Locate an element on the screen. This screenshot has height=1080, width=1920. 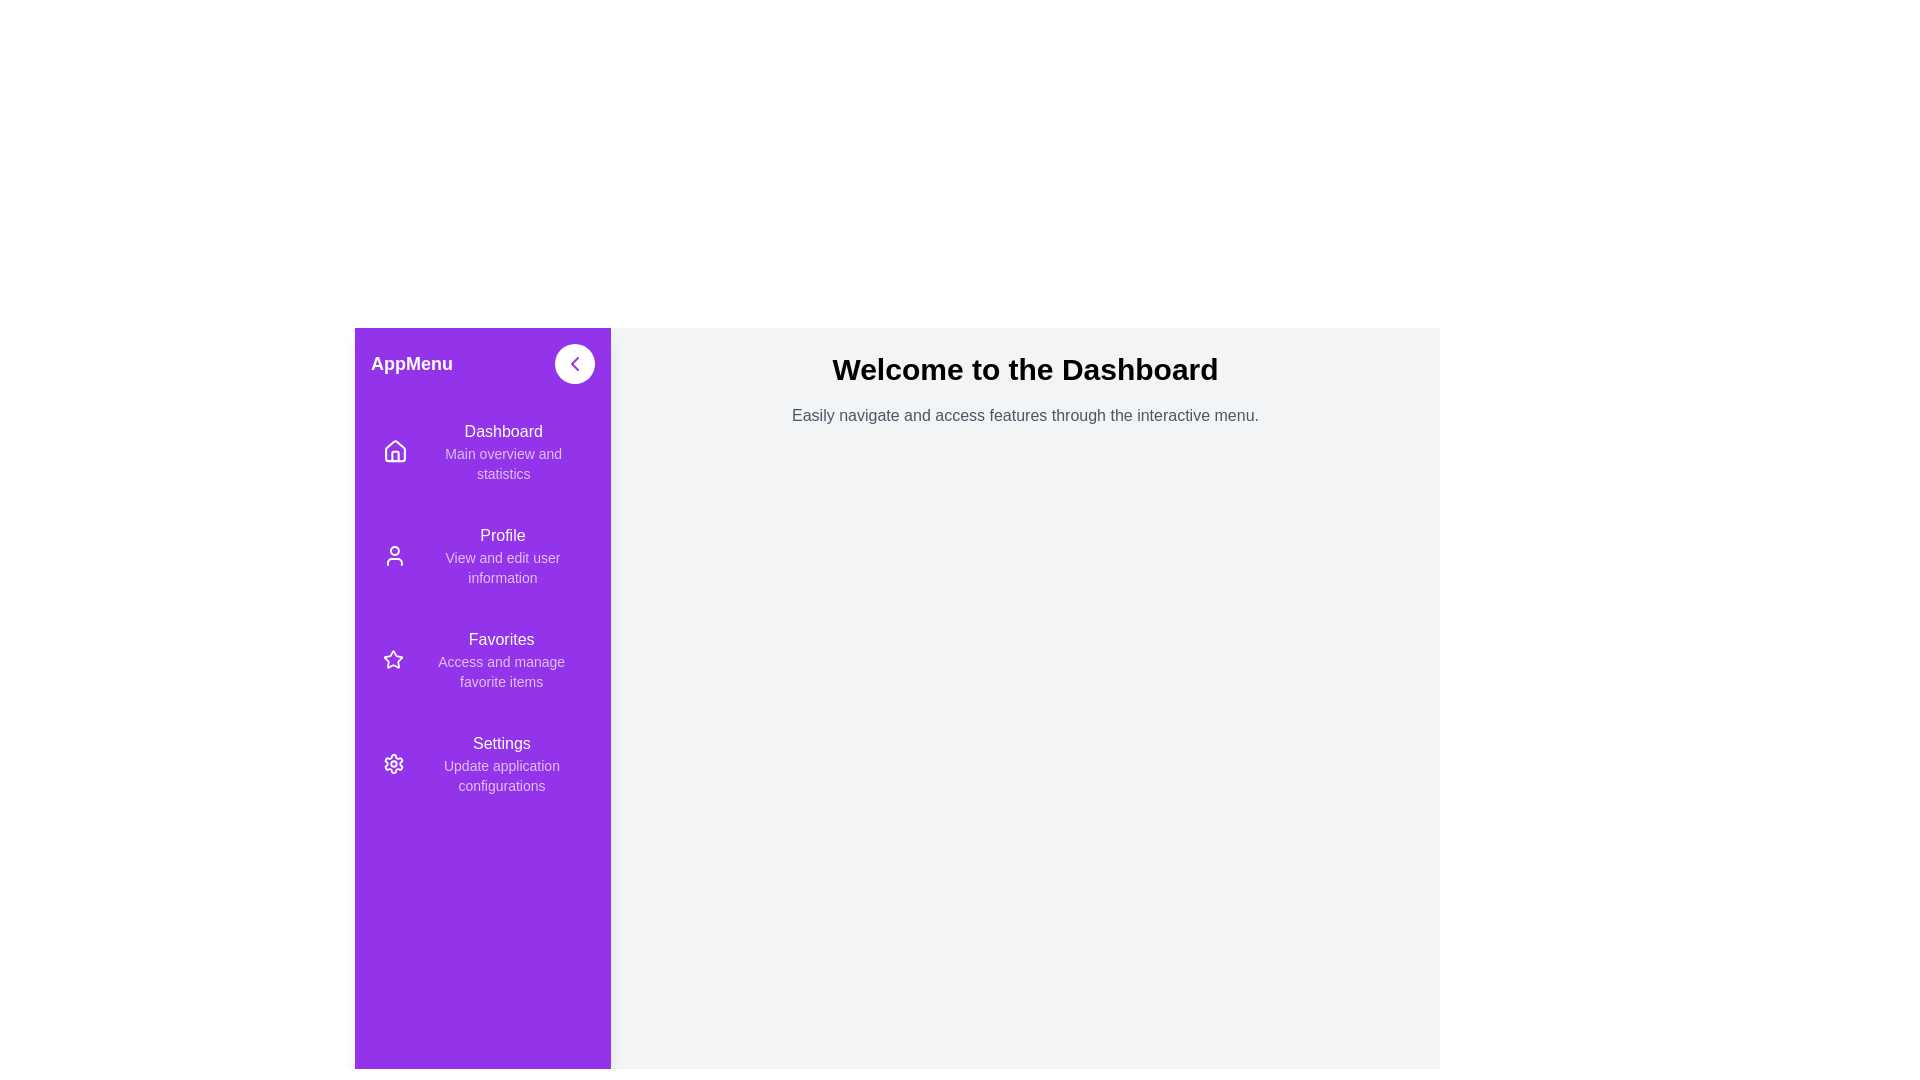
the menu item Profile to highlight it is located at coordinates (483, 555).